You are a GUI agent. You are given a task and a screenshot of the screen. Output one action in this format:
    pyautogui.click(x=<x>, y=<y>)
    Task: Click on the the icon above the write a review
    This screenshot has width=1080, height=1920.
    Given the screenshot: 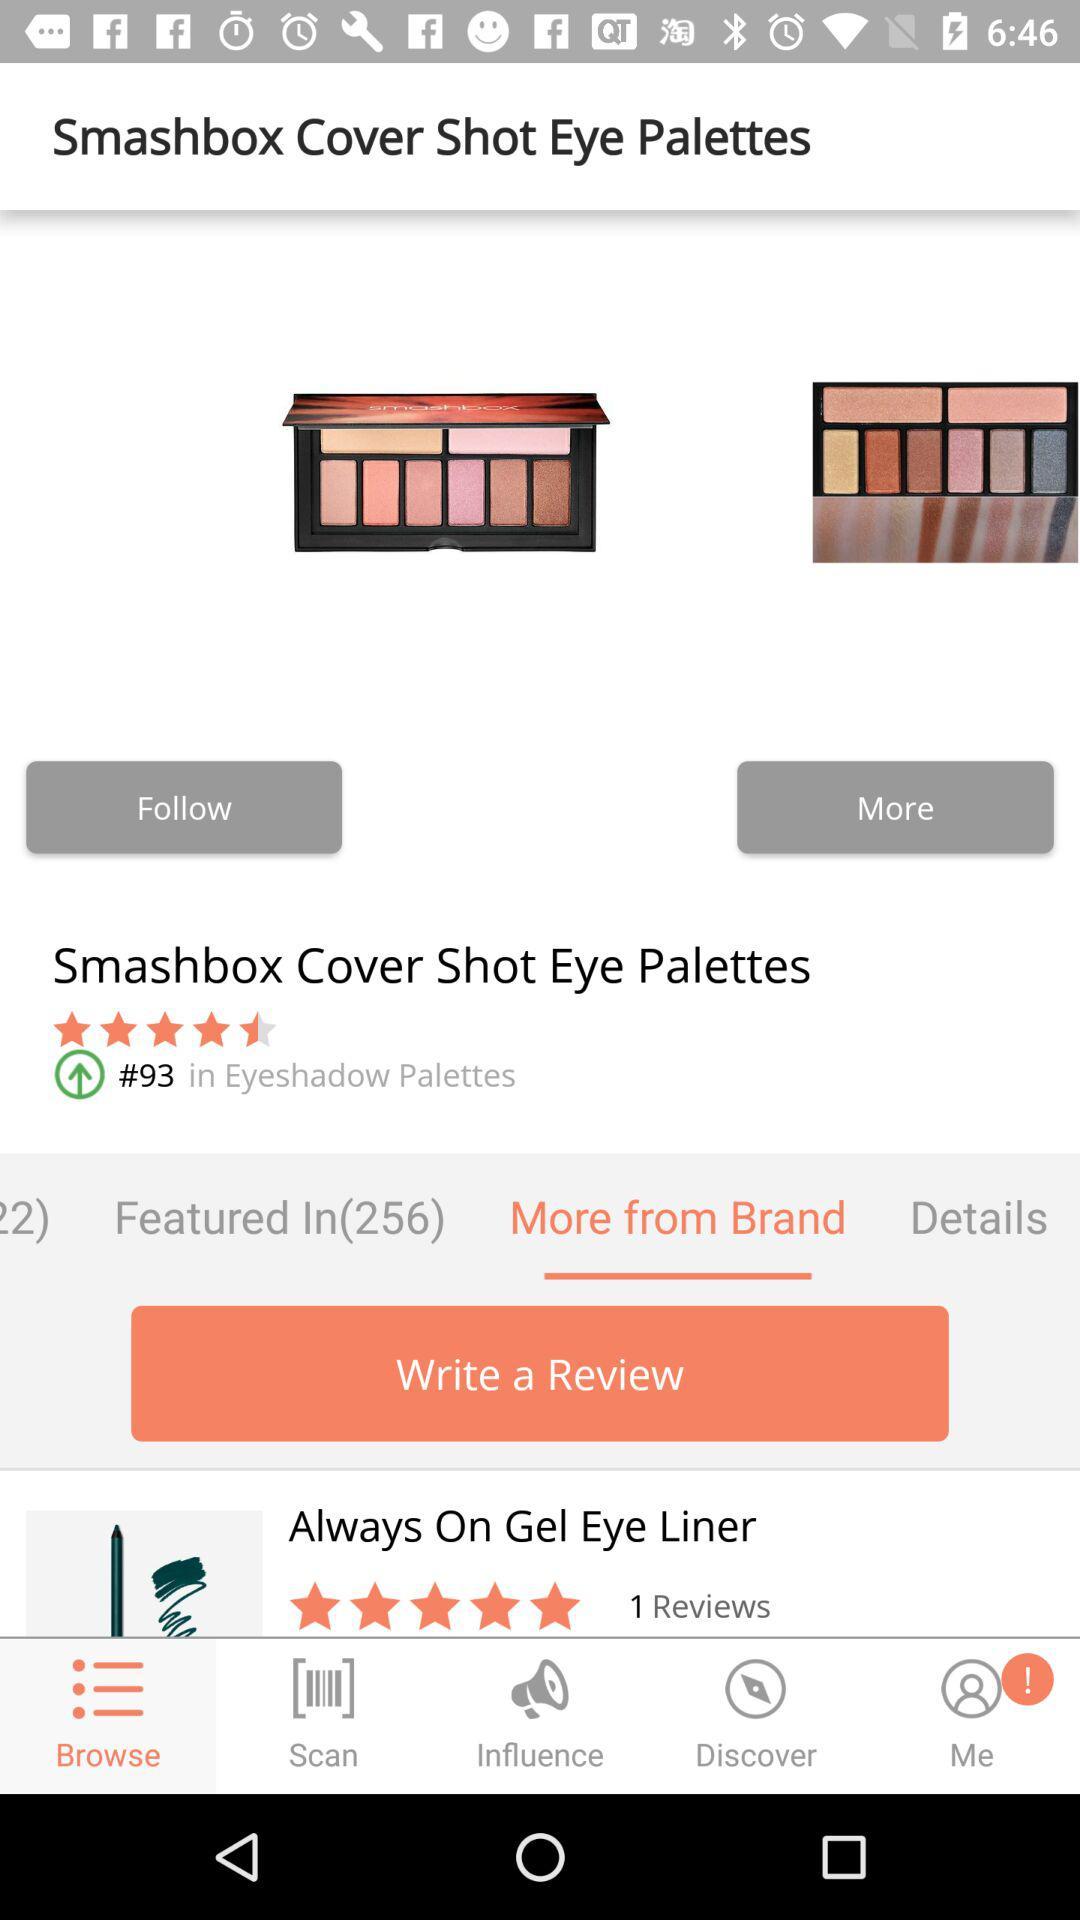 What is the action you would take?
    pyautogui.click(x=280, y=1215)
    